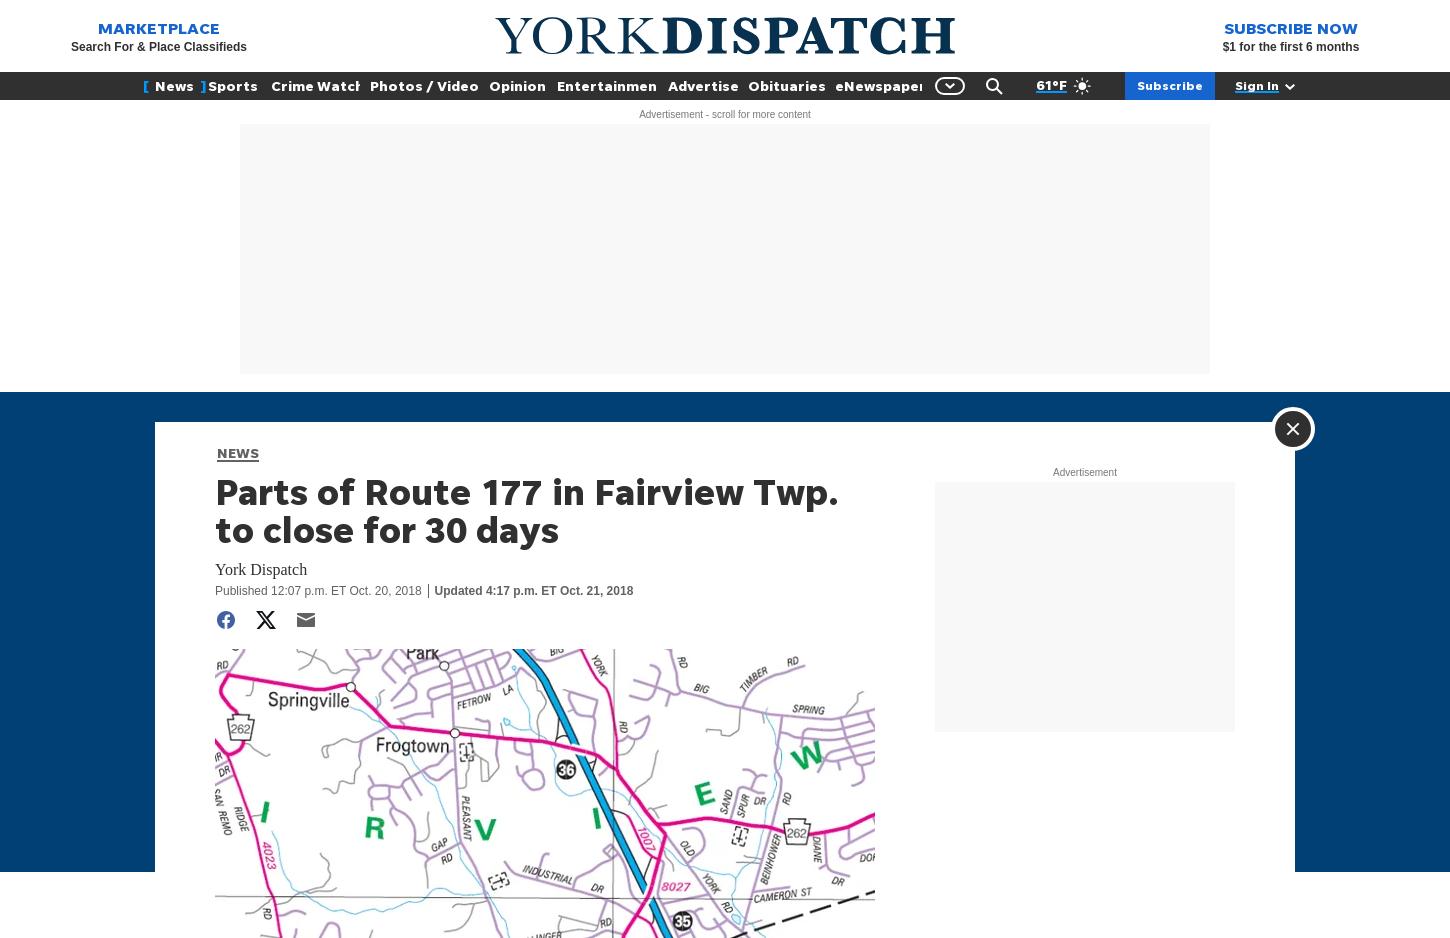 The width and height of the screenshot is (1450, 938). What do you see at coordinates (878, 85) in the screenshot?
I see `'eNewspaper'` at bounding box center [878, 85].